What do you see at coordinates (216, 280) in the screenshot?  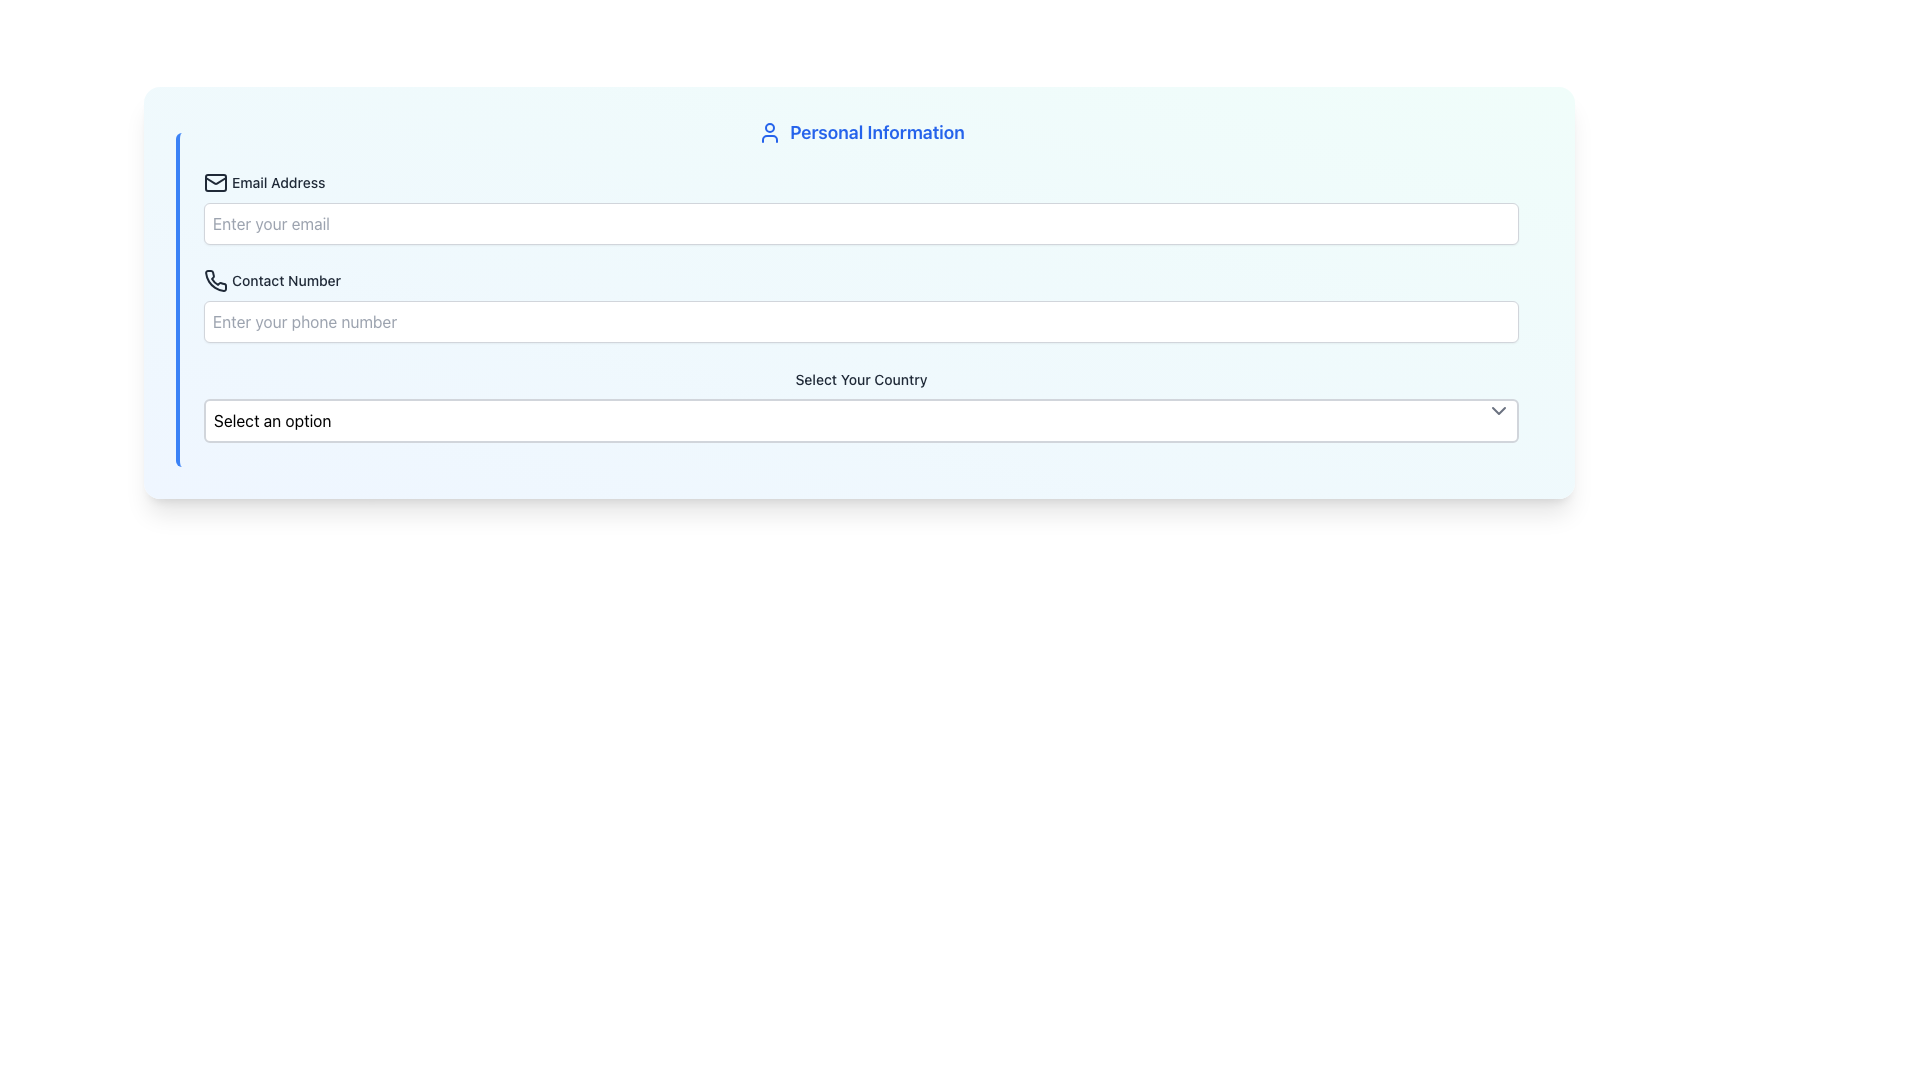 I see `the phone icon, which is styled with a curved outline and located to the left of the 'Contact Number' label and input field in the form` at bounding box center [216, 280].